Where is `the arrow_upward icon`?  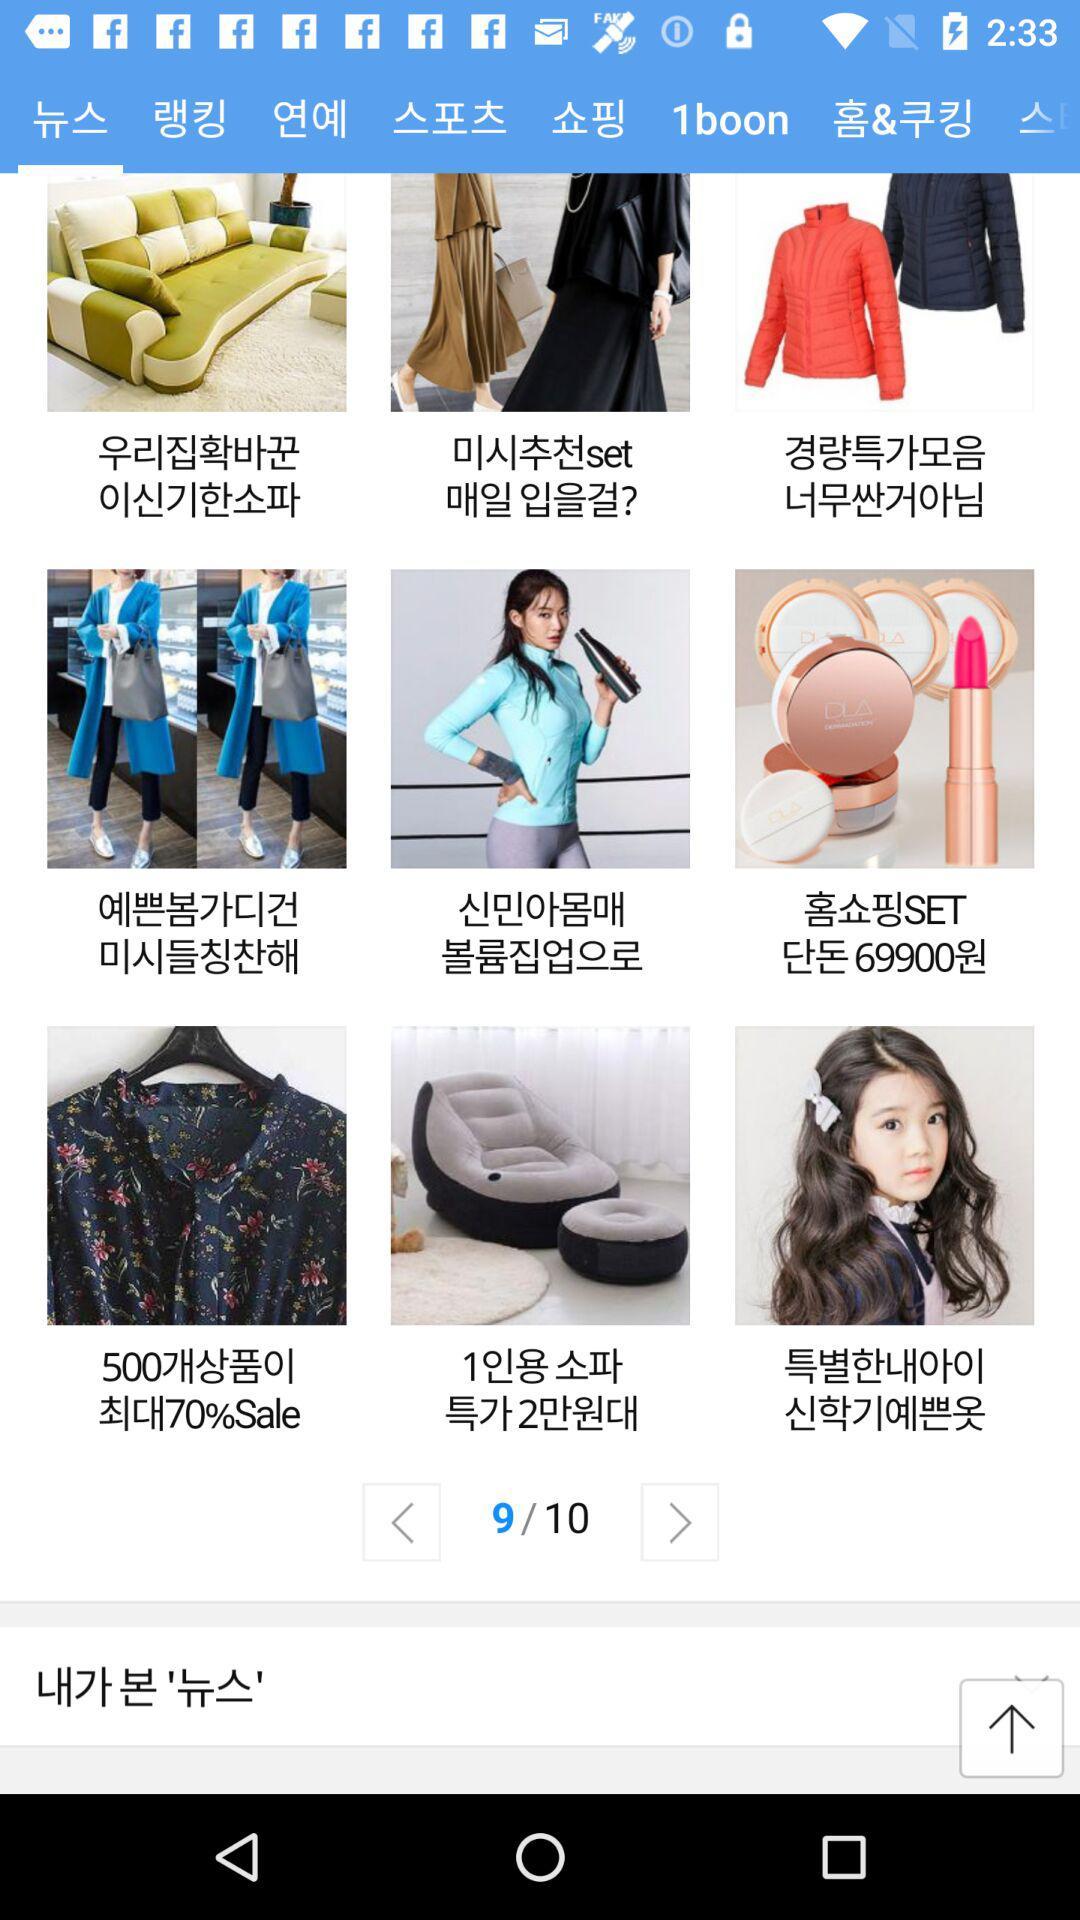 the arrow_upward icon is located at coordinates (1011, 1727).